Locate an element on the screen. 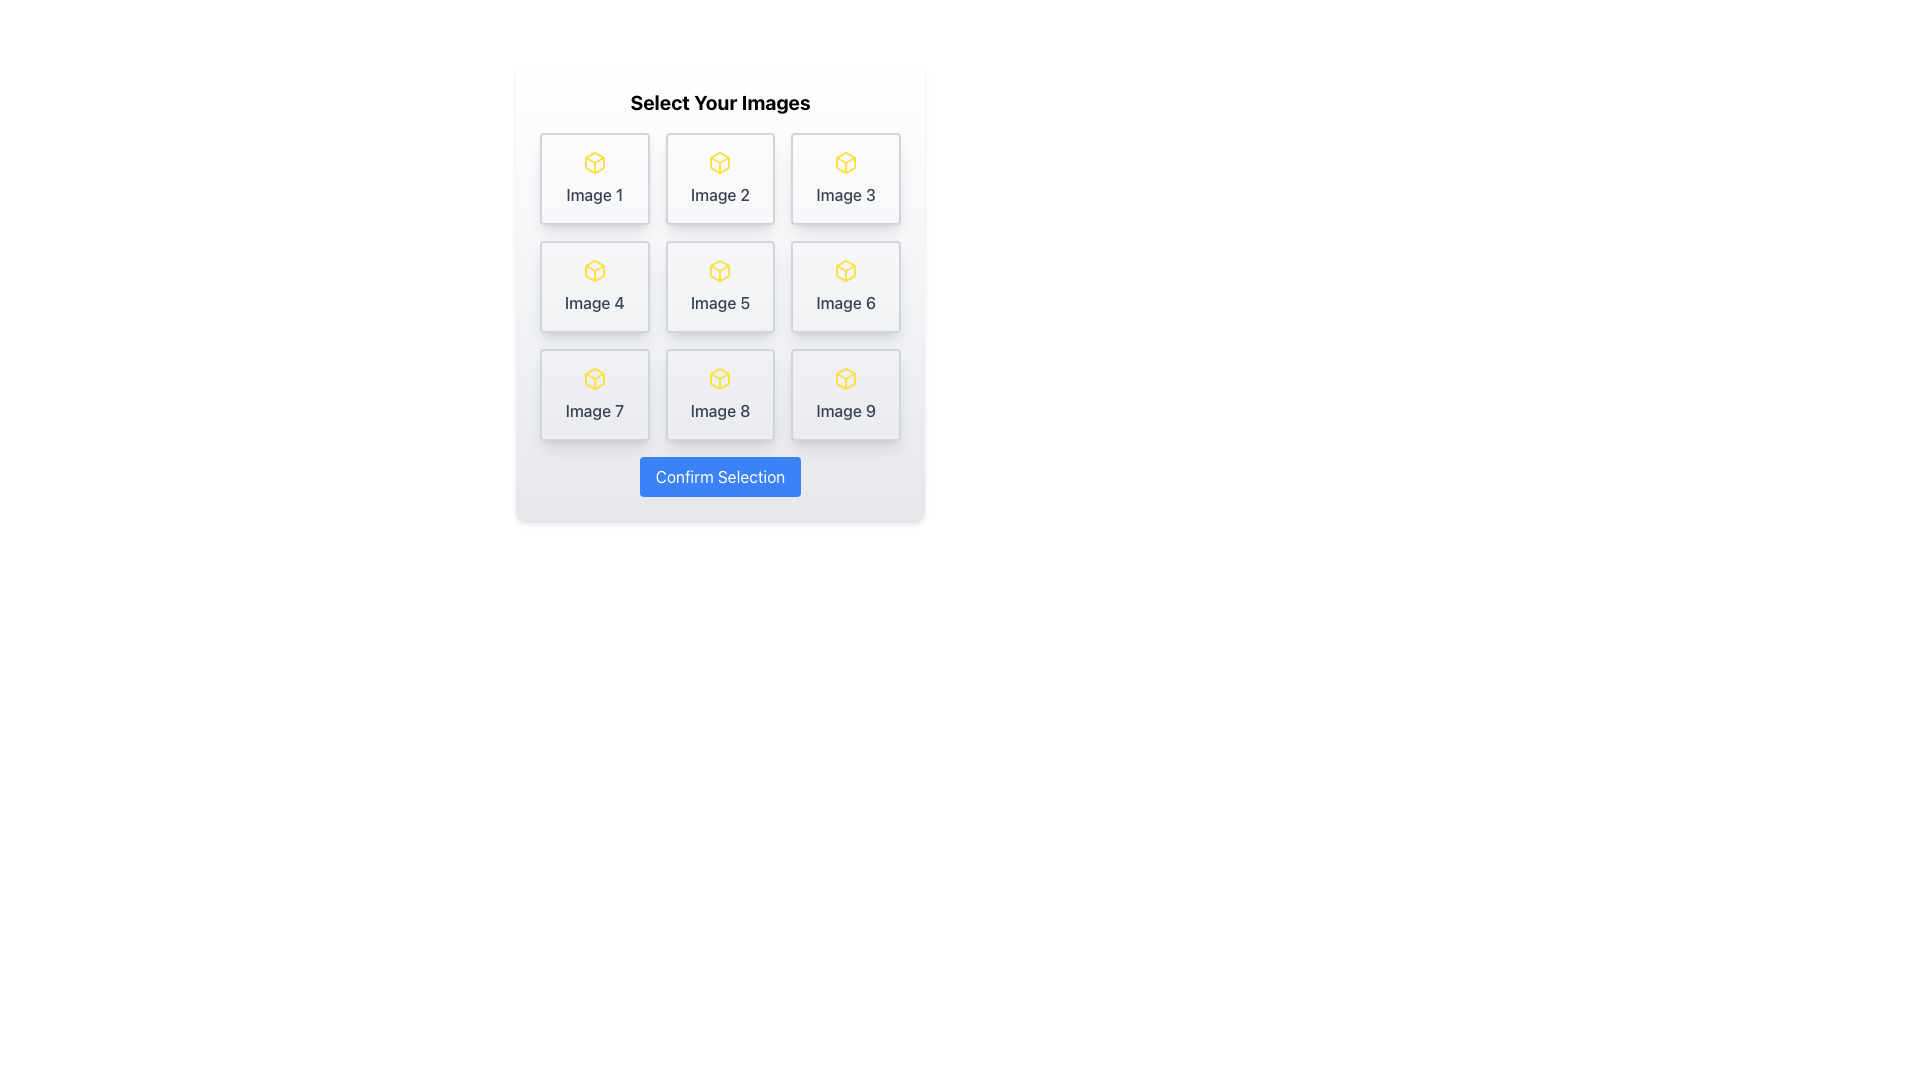  the small, yellow-colored triangular shape that is part of the icon resembling a box, located centrally in the middle section of the icon is located at coordinates (720, 376).